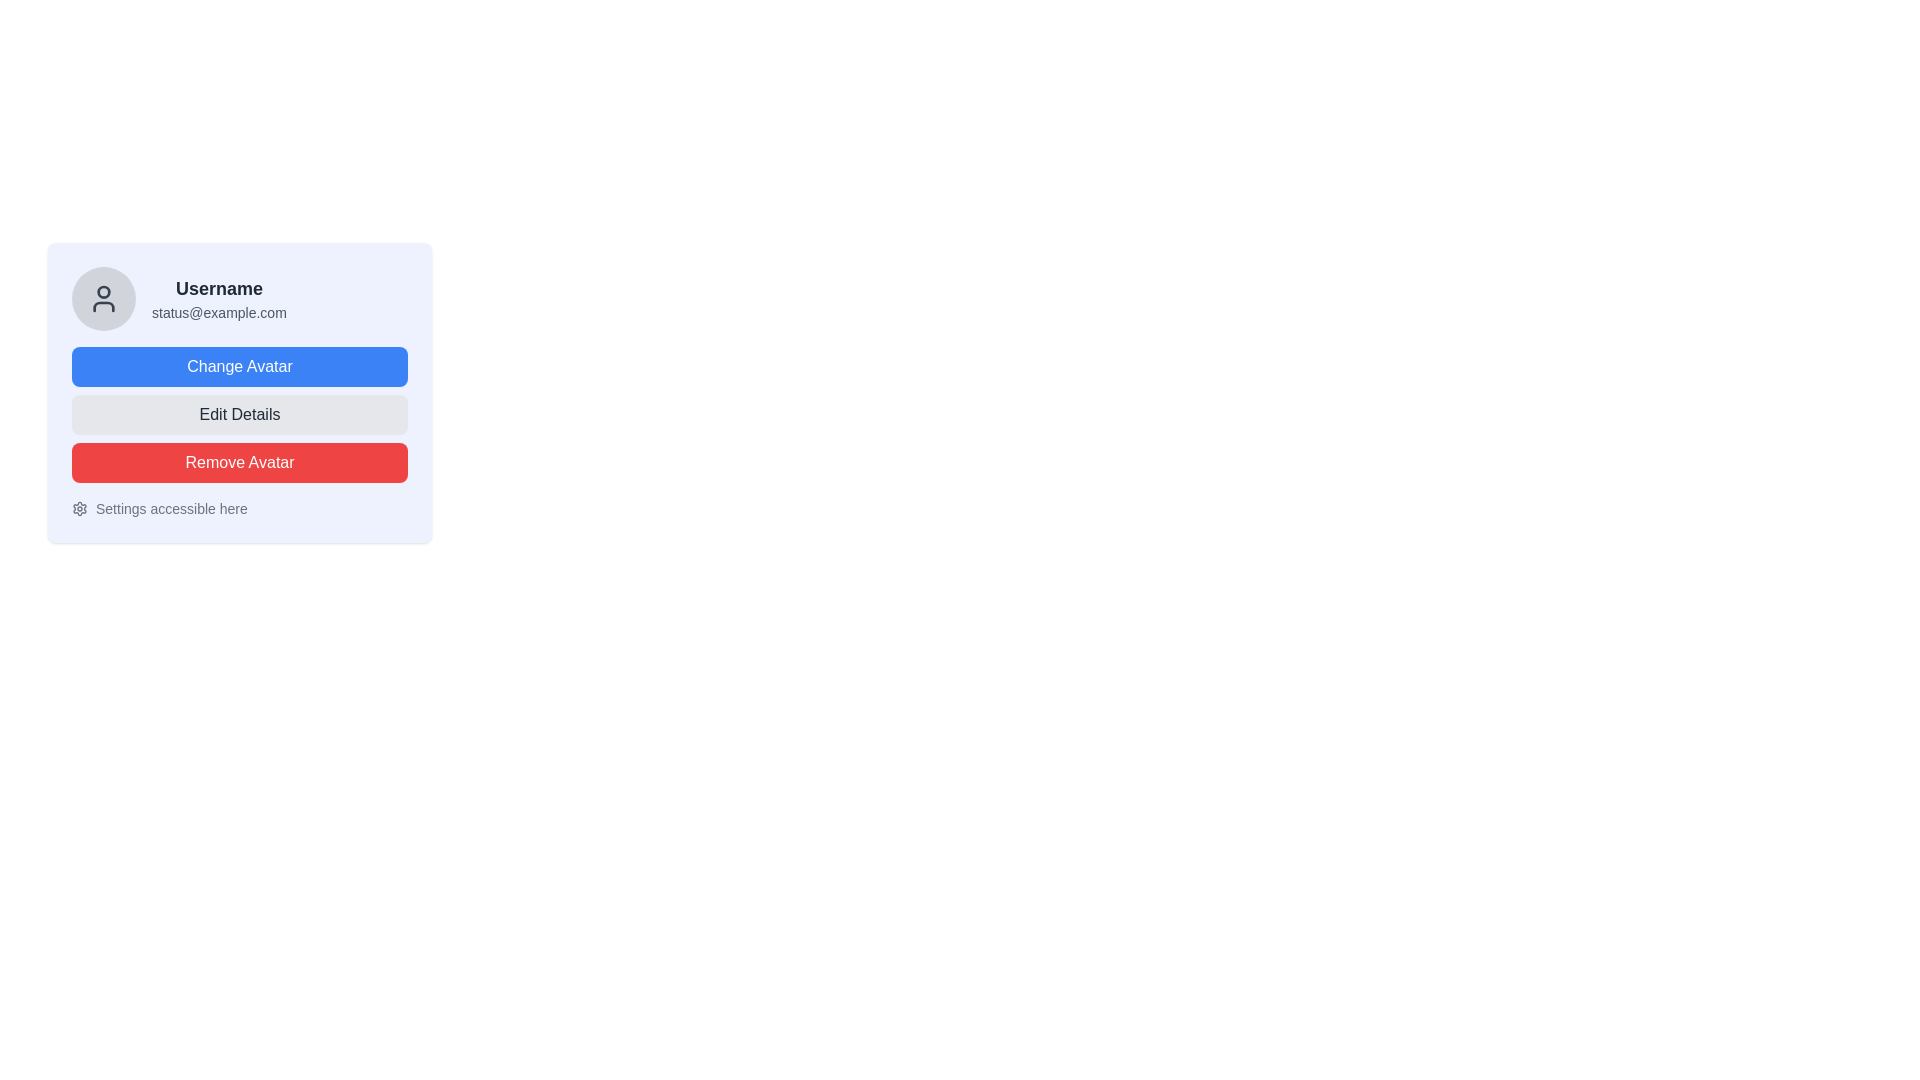  Describe the element at coordinates (219, 289) in the screenshot. I see `the 'Username' text label which is bold and prominently displayed at the top of the profile card, located above the email address element` at that location.